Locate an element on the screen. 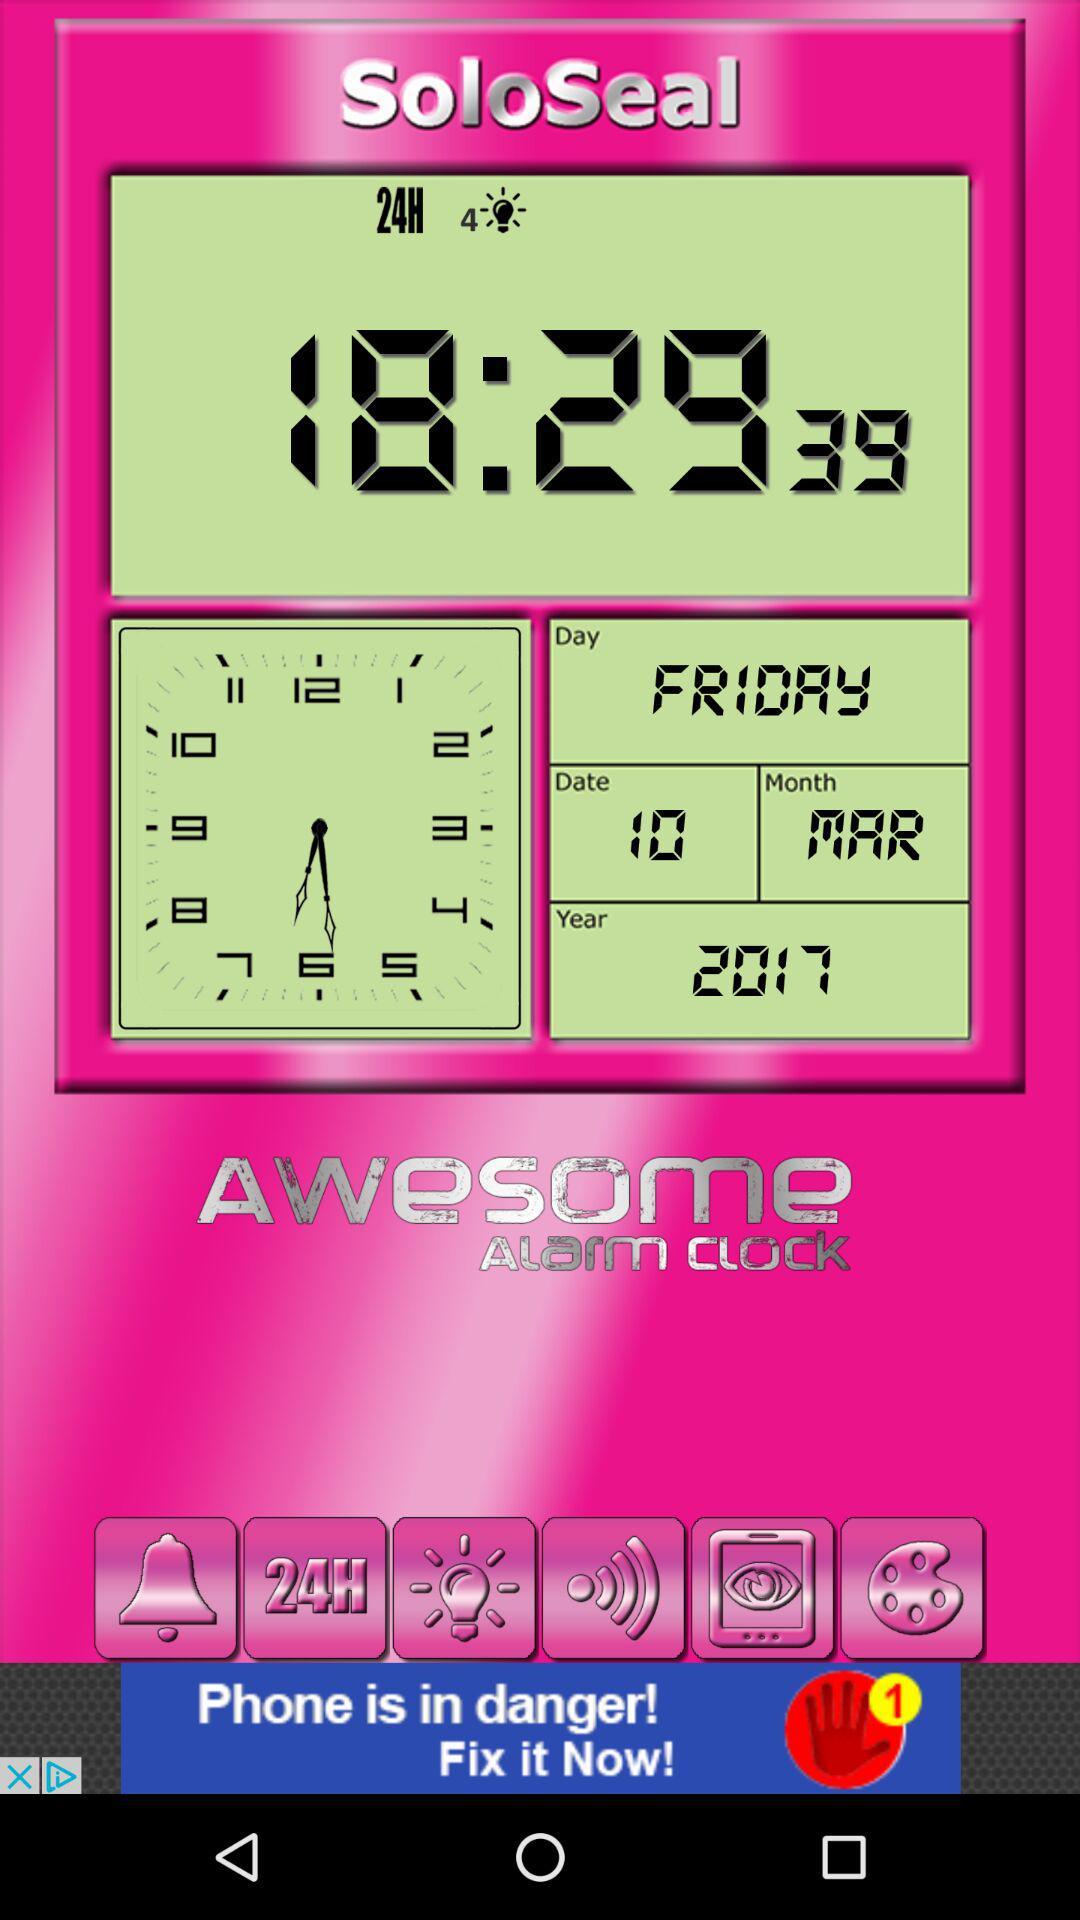  screen page is located at coordinates (763, 1587).